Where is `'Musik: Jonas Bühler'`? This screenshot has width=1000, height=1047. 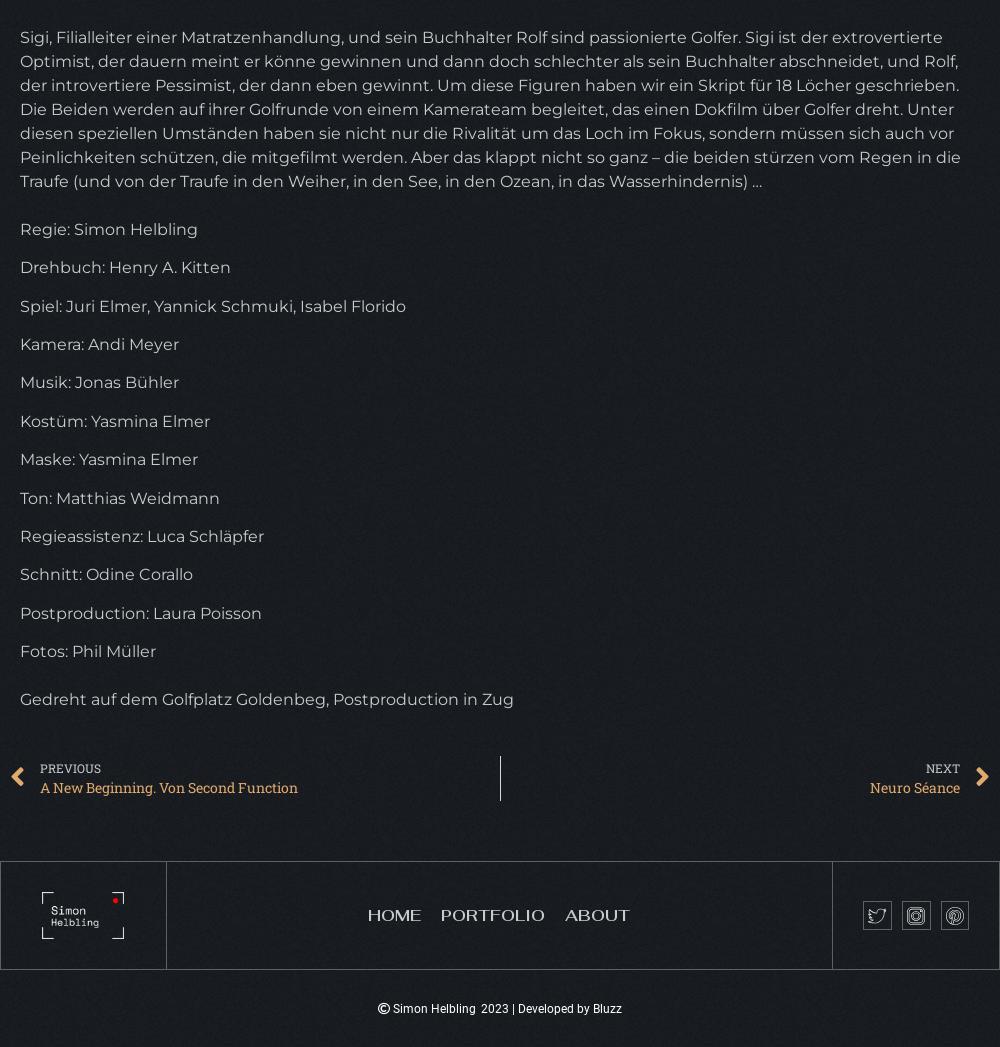
'Musik: Jonas Bühler' is located at coordinates (98, 381).